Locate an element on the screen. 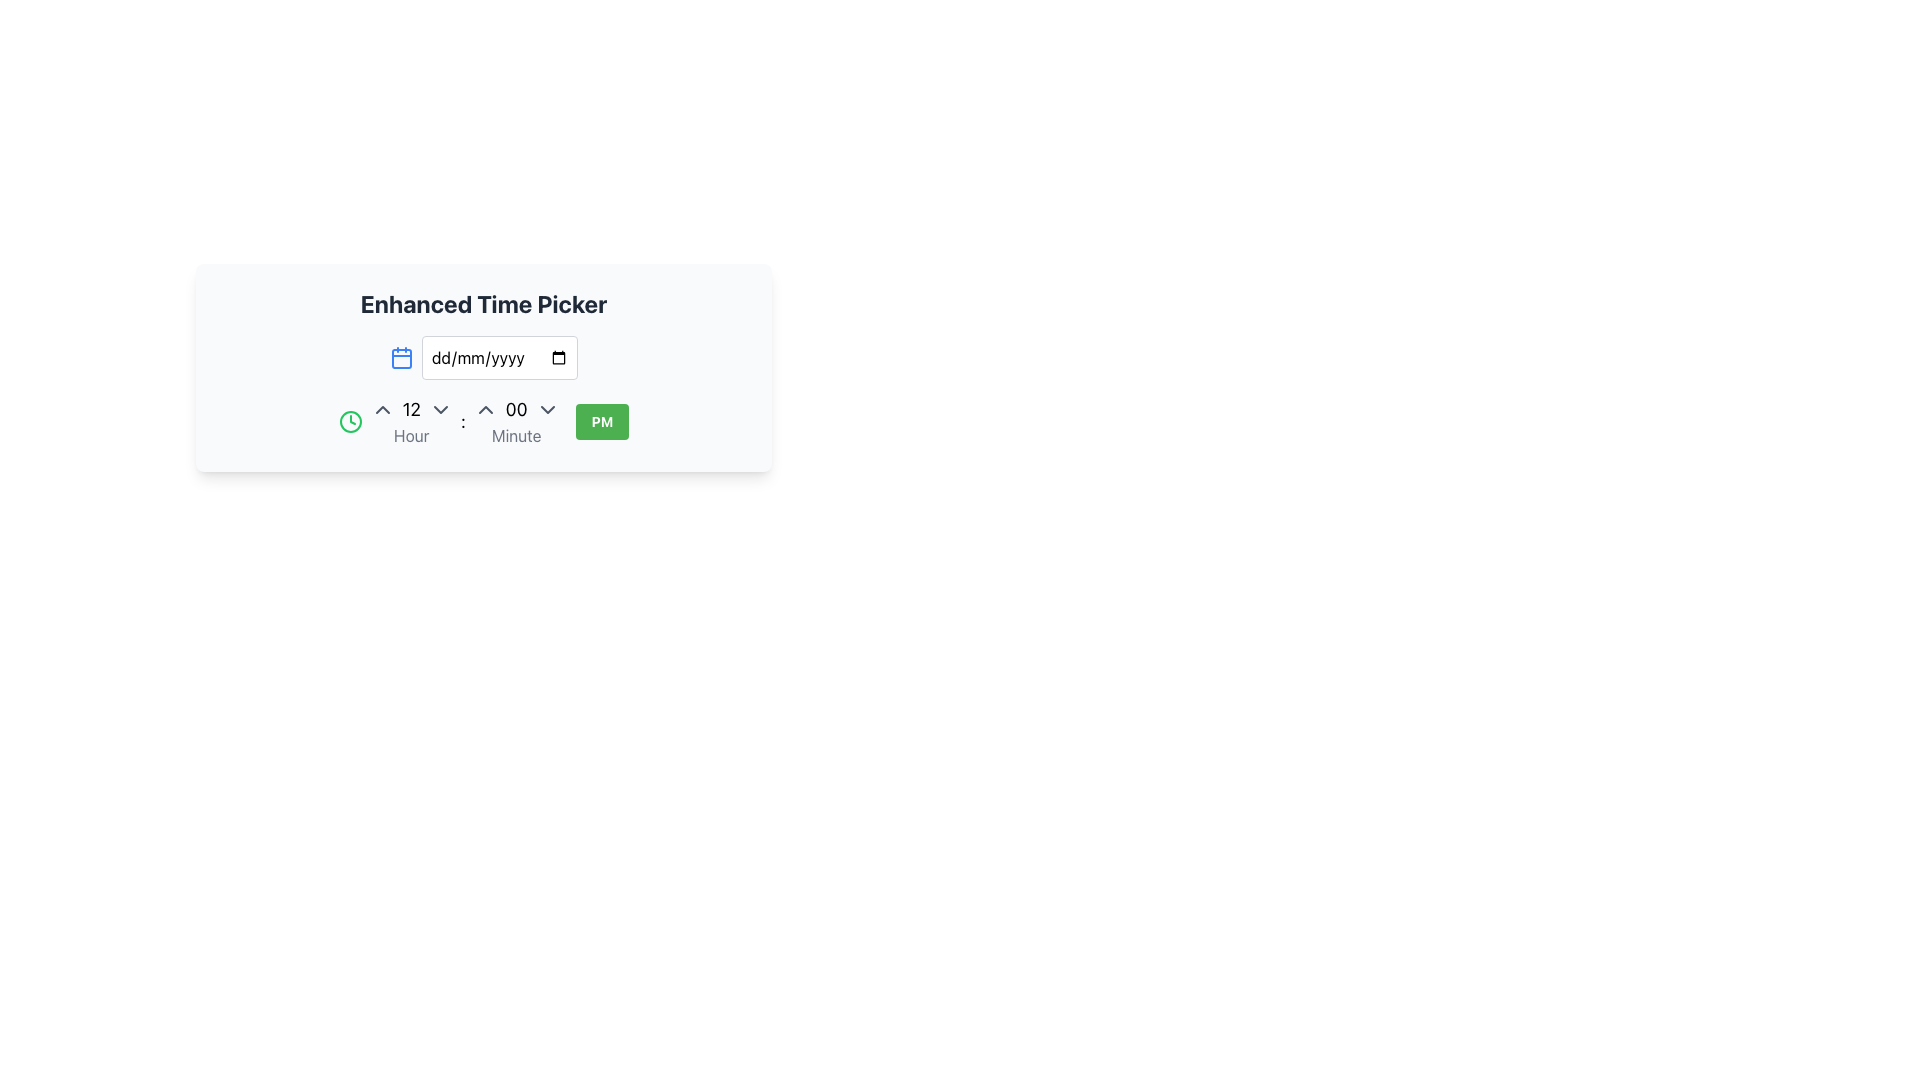  the label displaying '12 Hour' in the hour selection section of the time picker interface is located at coordinates (410, 420).